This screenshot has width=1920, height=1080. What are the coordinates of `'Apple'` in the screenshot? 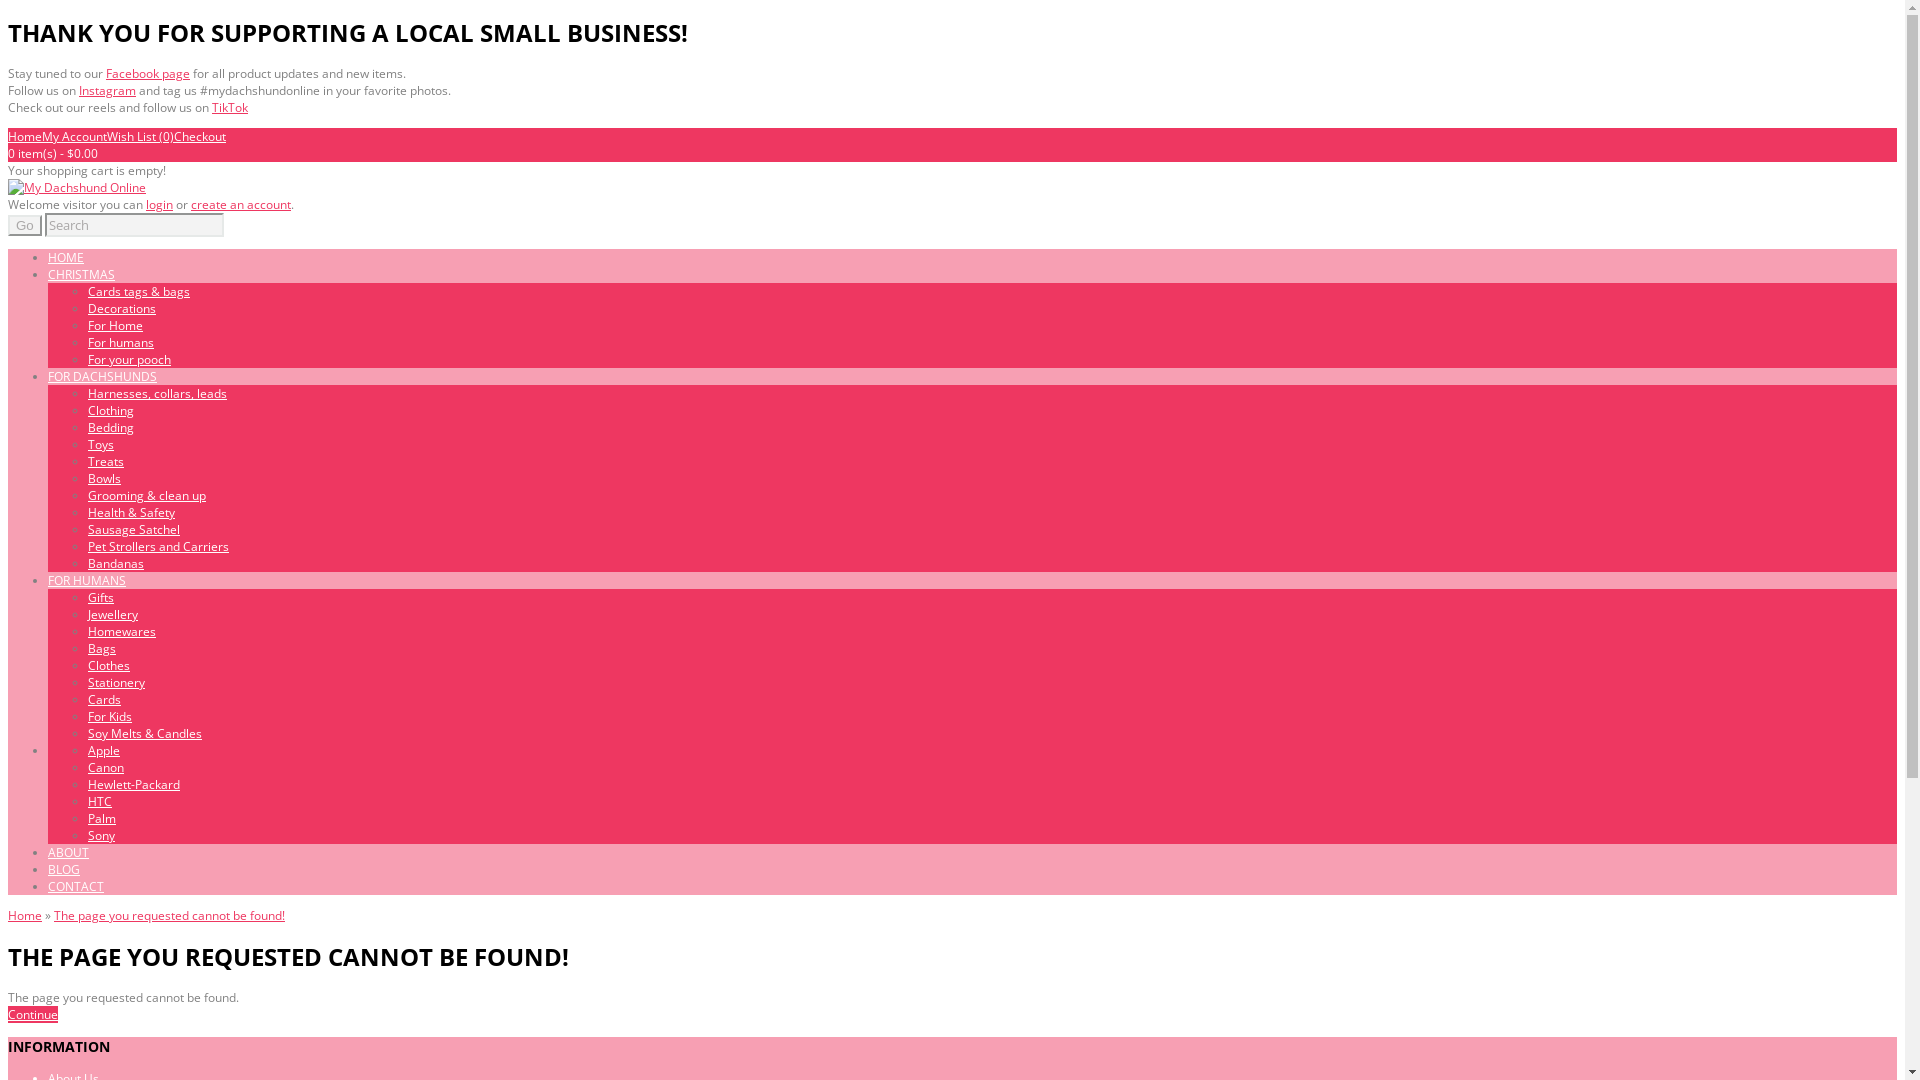 It's located at (103, 750).